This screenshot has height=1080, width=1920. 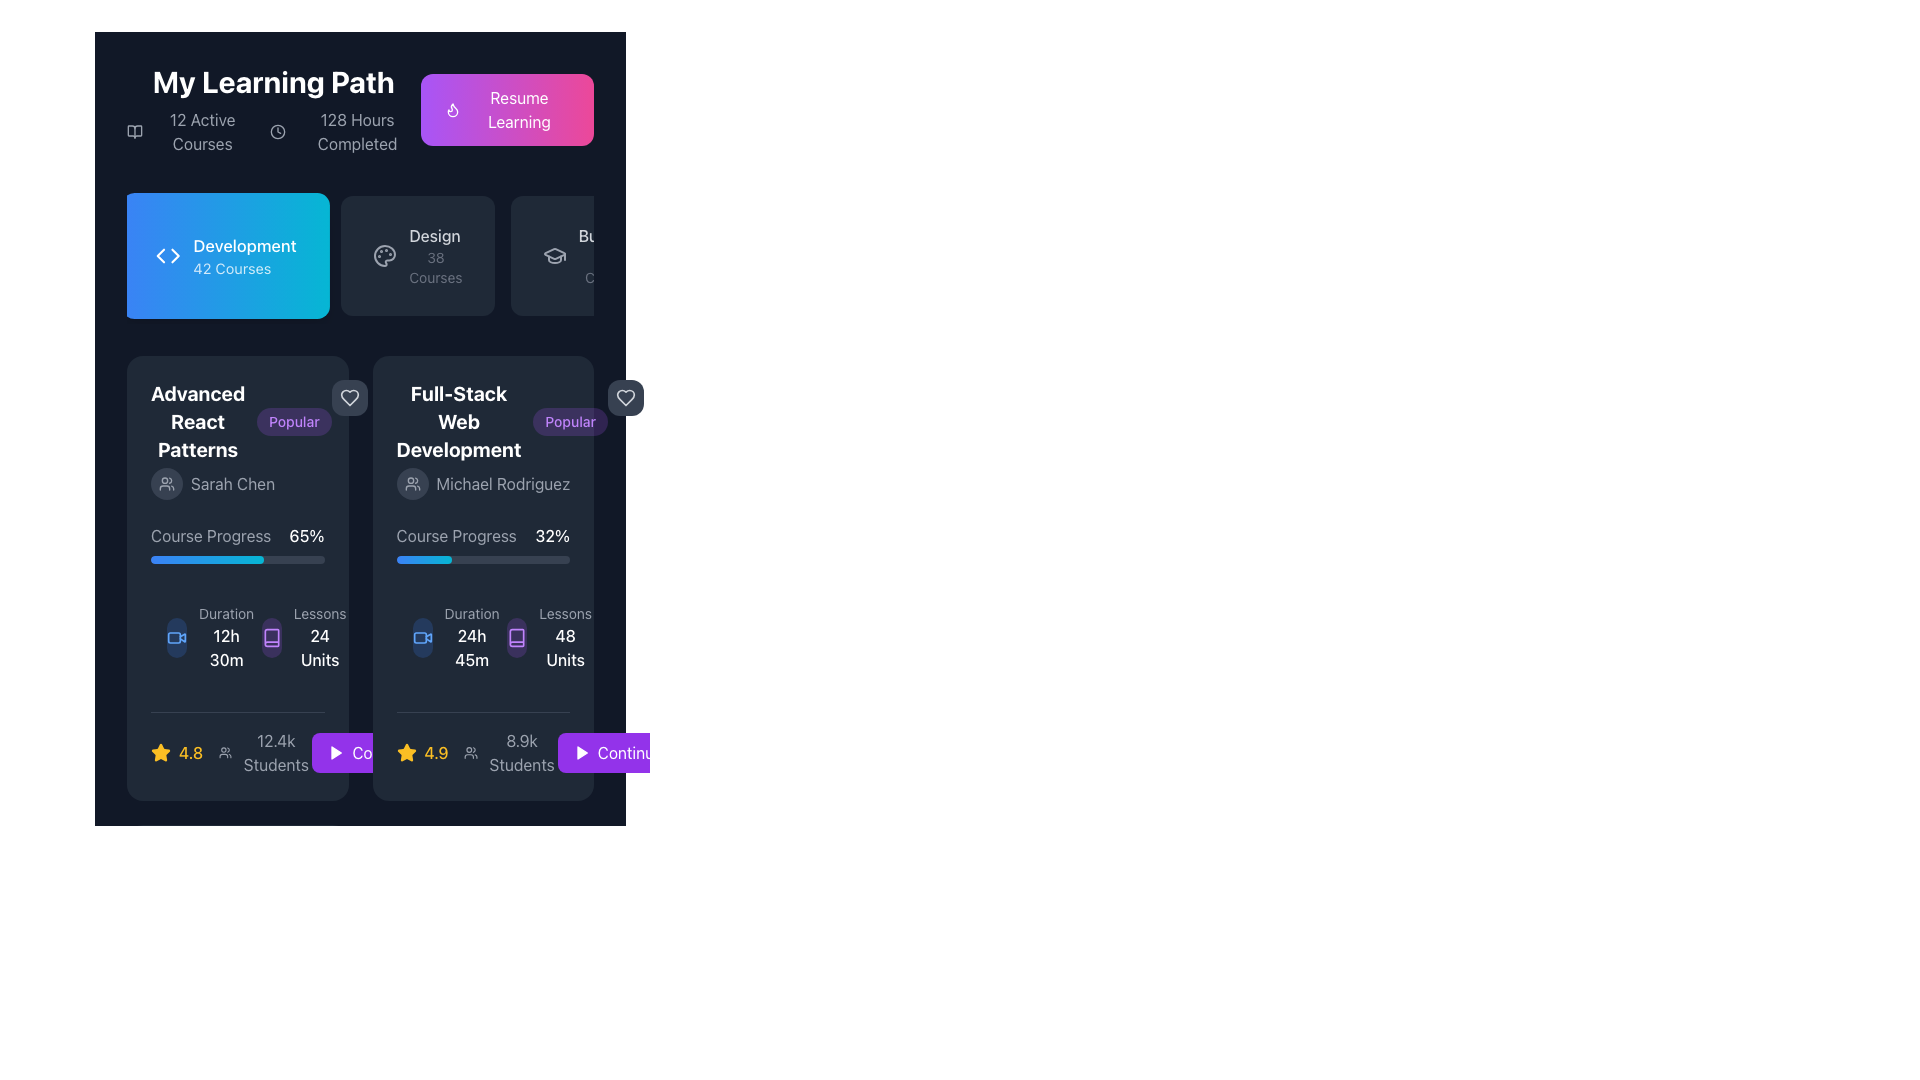 What do you see at coordinates (237, 559) in the screenshot?
I see `the progress represented by the Progress Bar located near the bottom of the 'Advanced React Patterns' course module, below 'Course Progress' and '65%', and above the course details` at bounding box center [237, 559].